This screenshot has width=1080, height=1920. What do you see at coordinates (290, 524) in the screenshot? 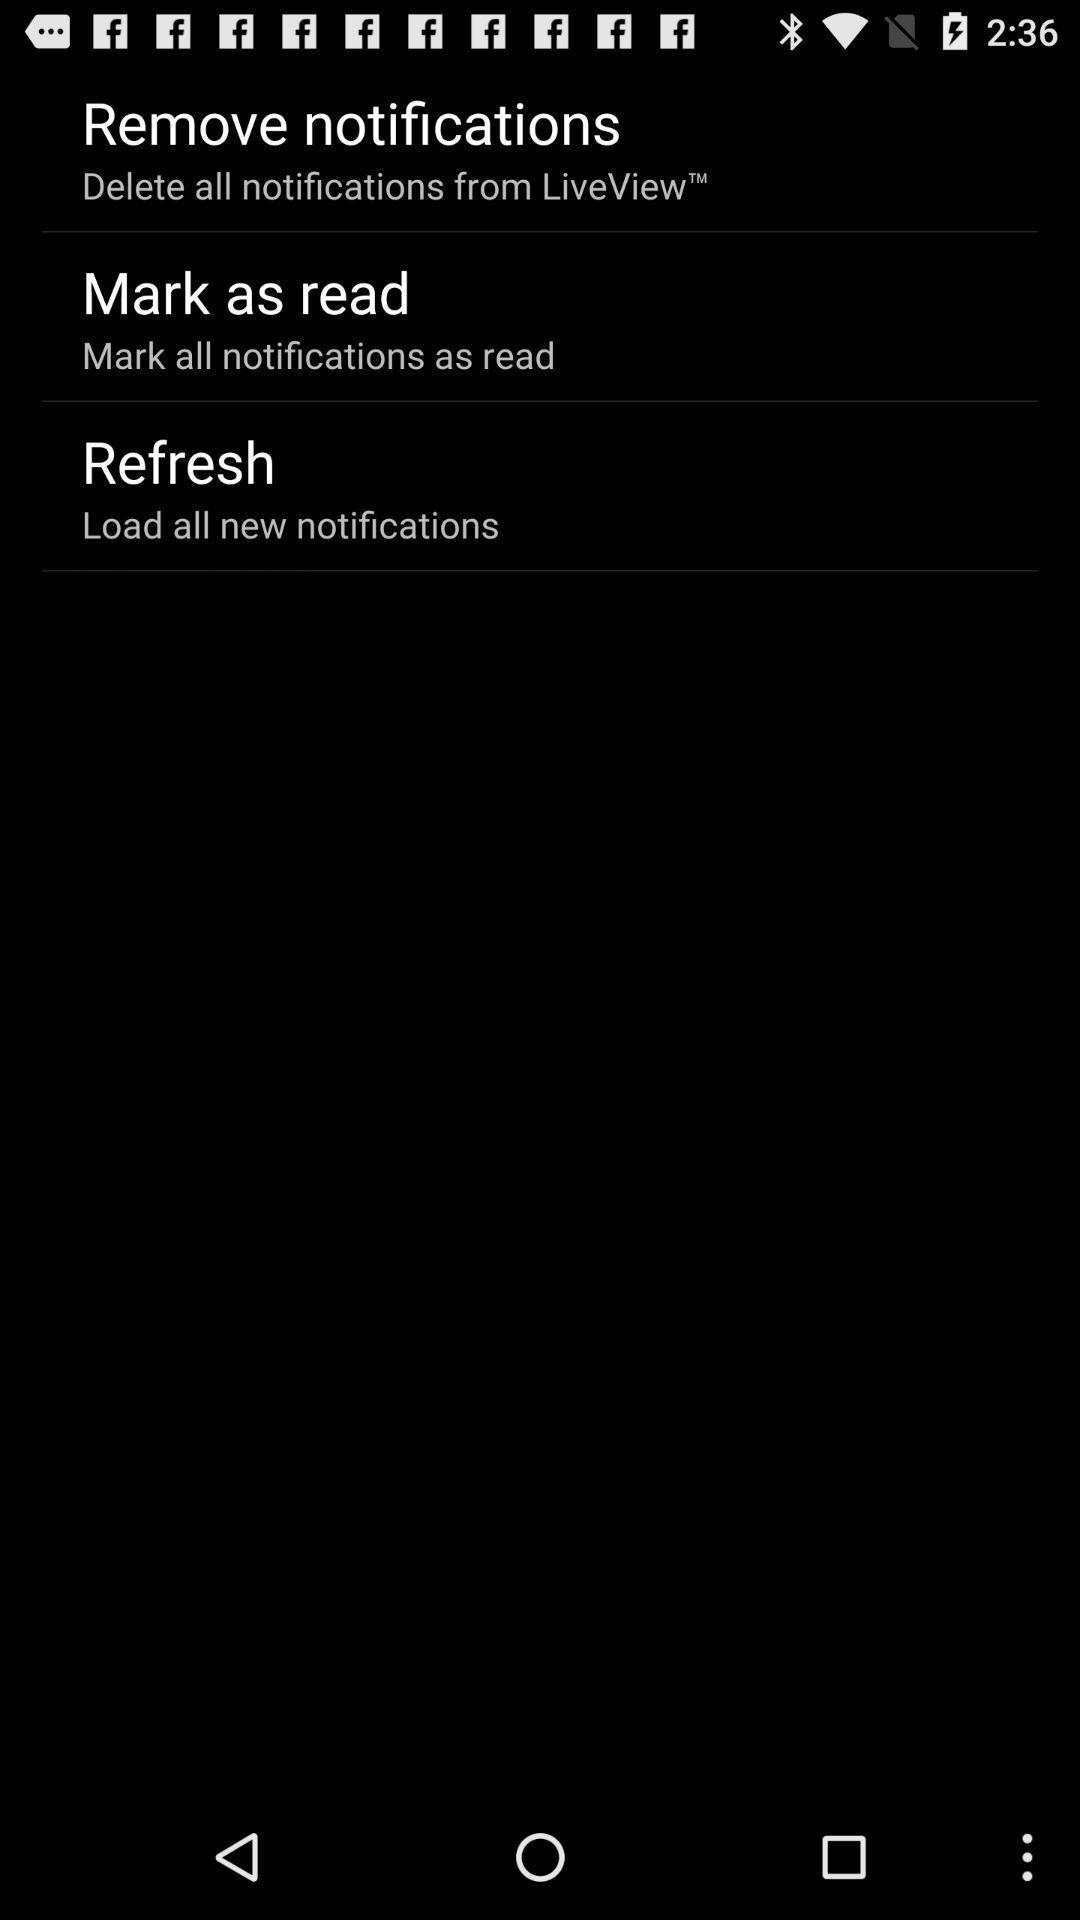
I see `the load all new icon` at bounding box center [290, 524].